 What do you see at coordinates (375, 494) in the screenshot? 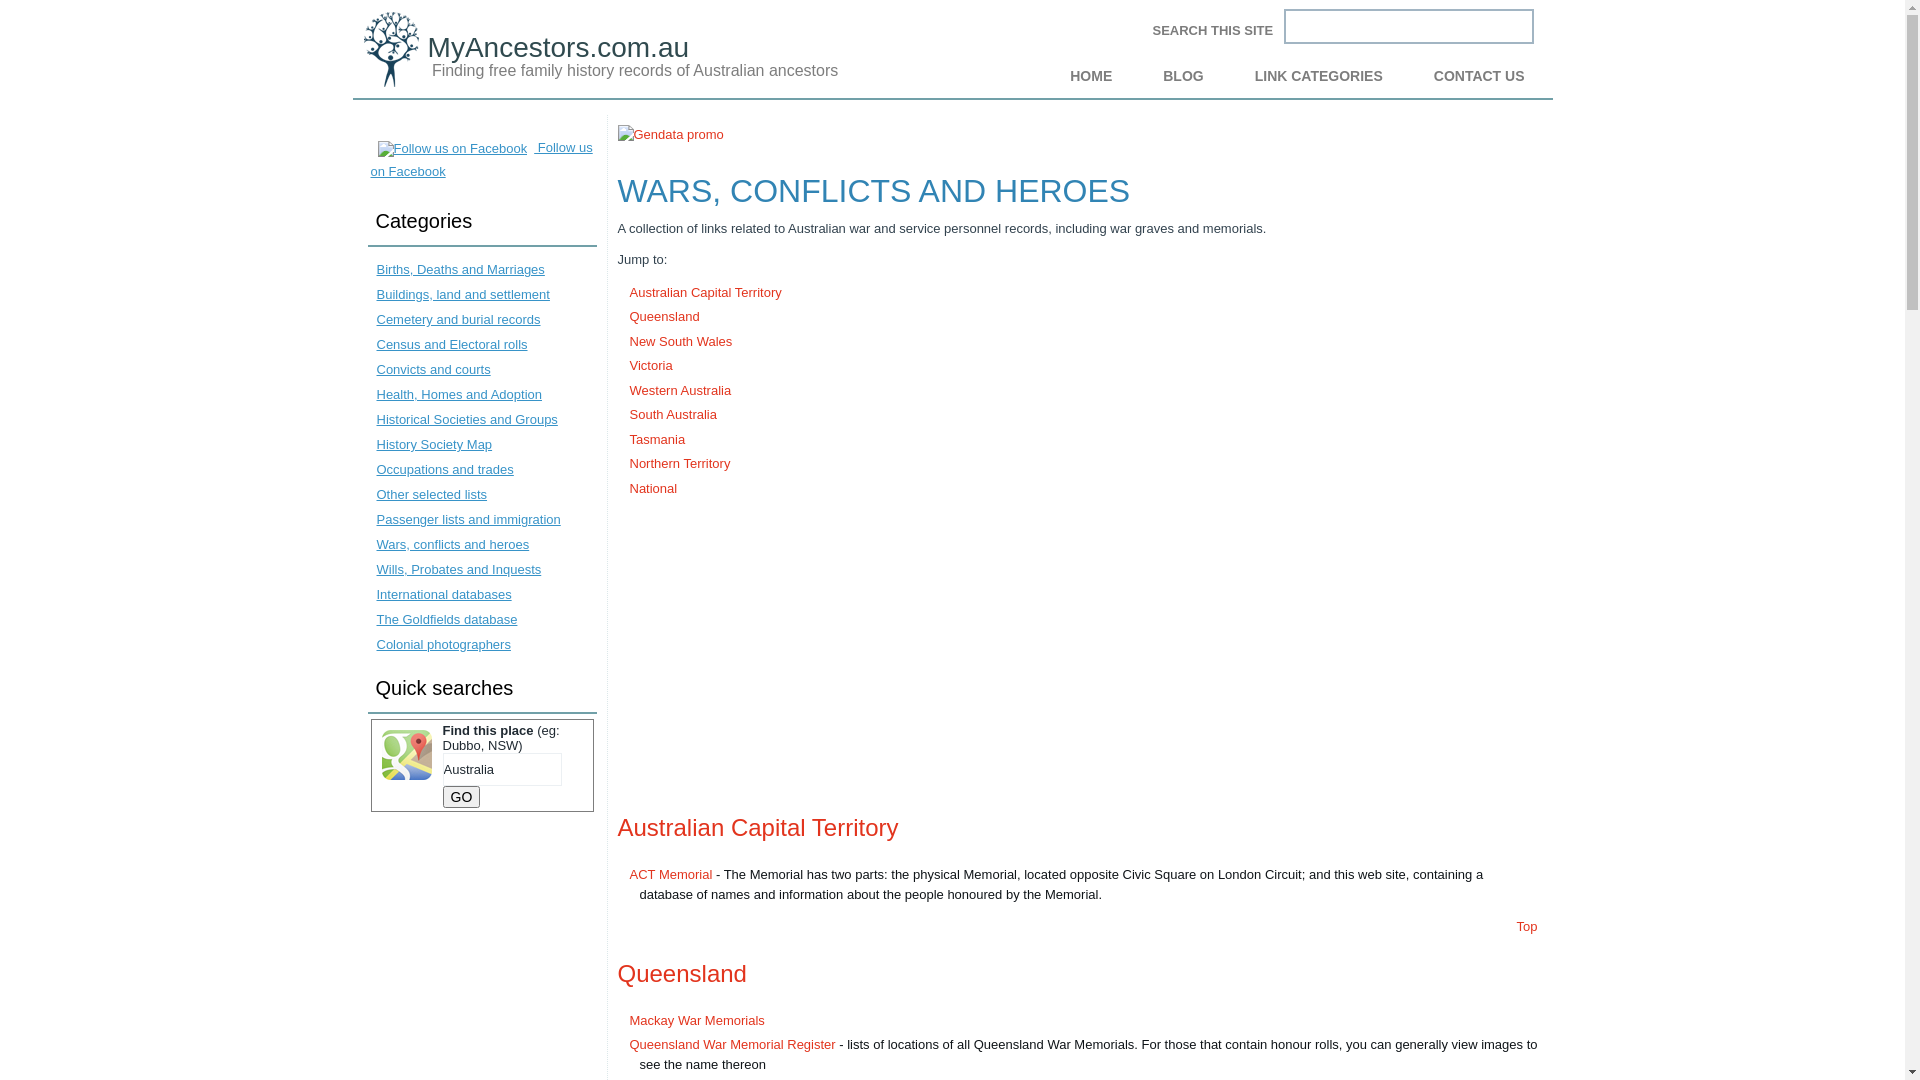
I see `'Other selected lists'` at bounding box center [375, 494].